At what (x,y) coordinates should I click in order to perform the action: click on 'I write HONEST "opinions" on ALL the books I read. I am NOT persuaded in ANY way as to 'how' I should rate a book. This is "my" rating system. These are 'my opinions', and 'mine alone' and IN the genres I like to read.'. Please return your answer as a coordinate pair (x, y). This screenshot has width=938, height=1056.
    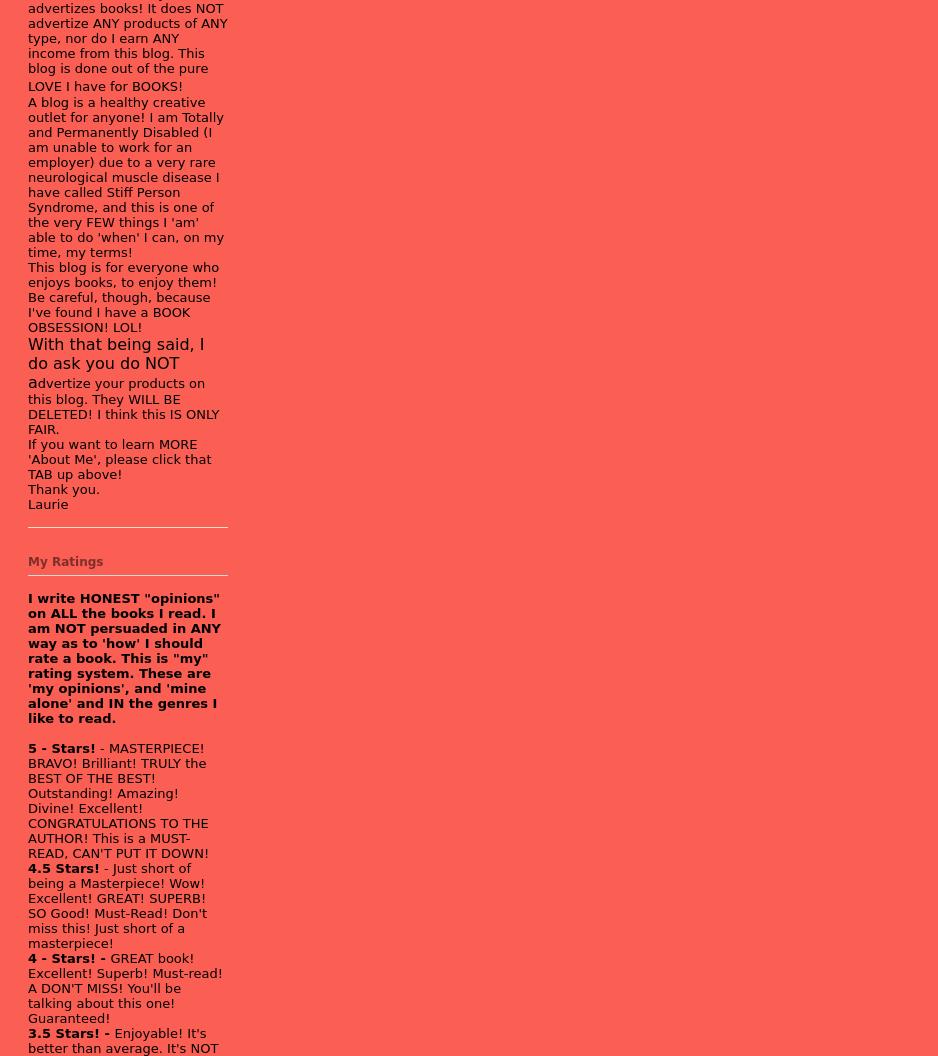
    Looking at the image, I should click on (123, 656).